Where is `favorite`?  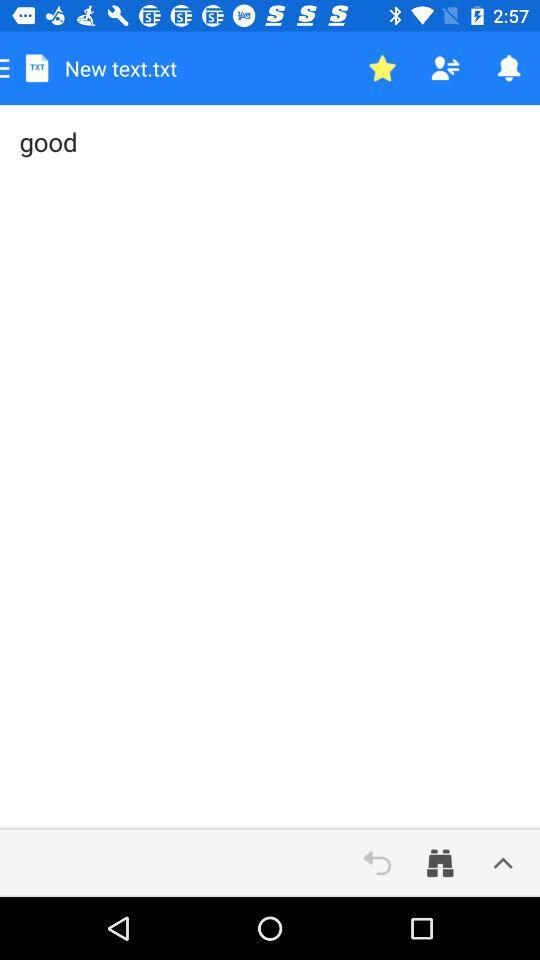 favorite is located at coordinates (382, 68).